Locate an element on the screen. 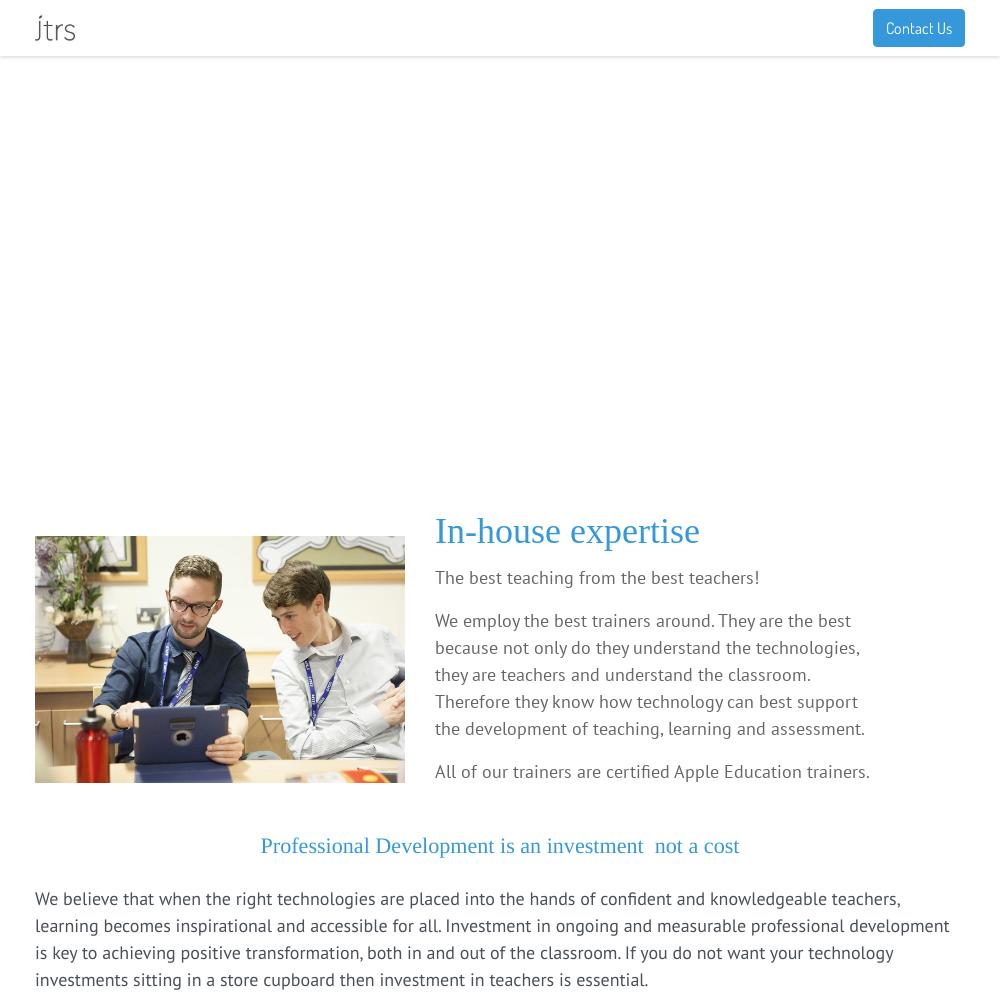 The width and height of the screenshot is (1000, 1000). 'Professional Development is an investment' is located at coordinates (453, 843).